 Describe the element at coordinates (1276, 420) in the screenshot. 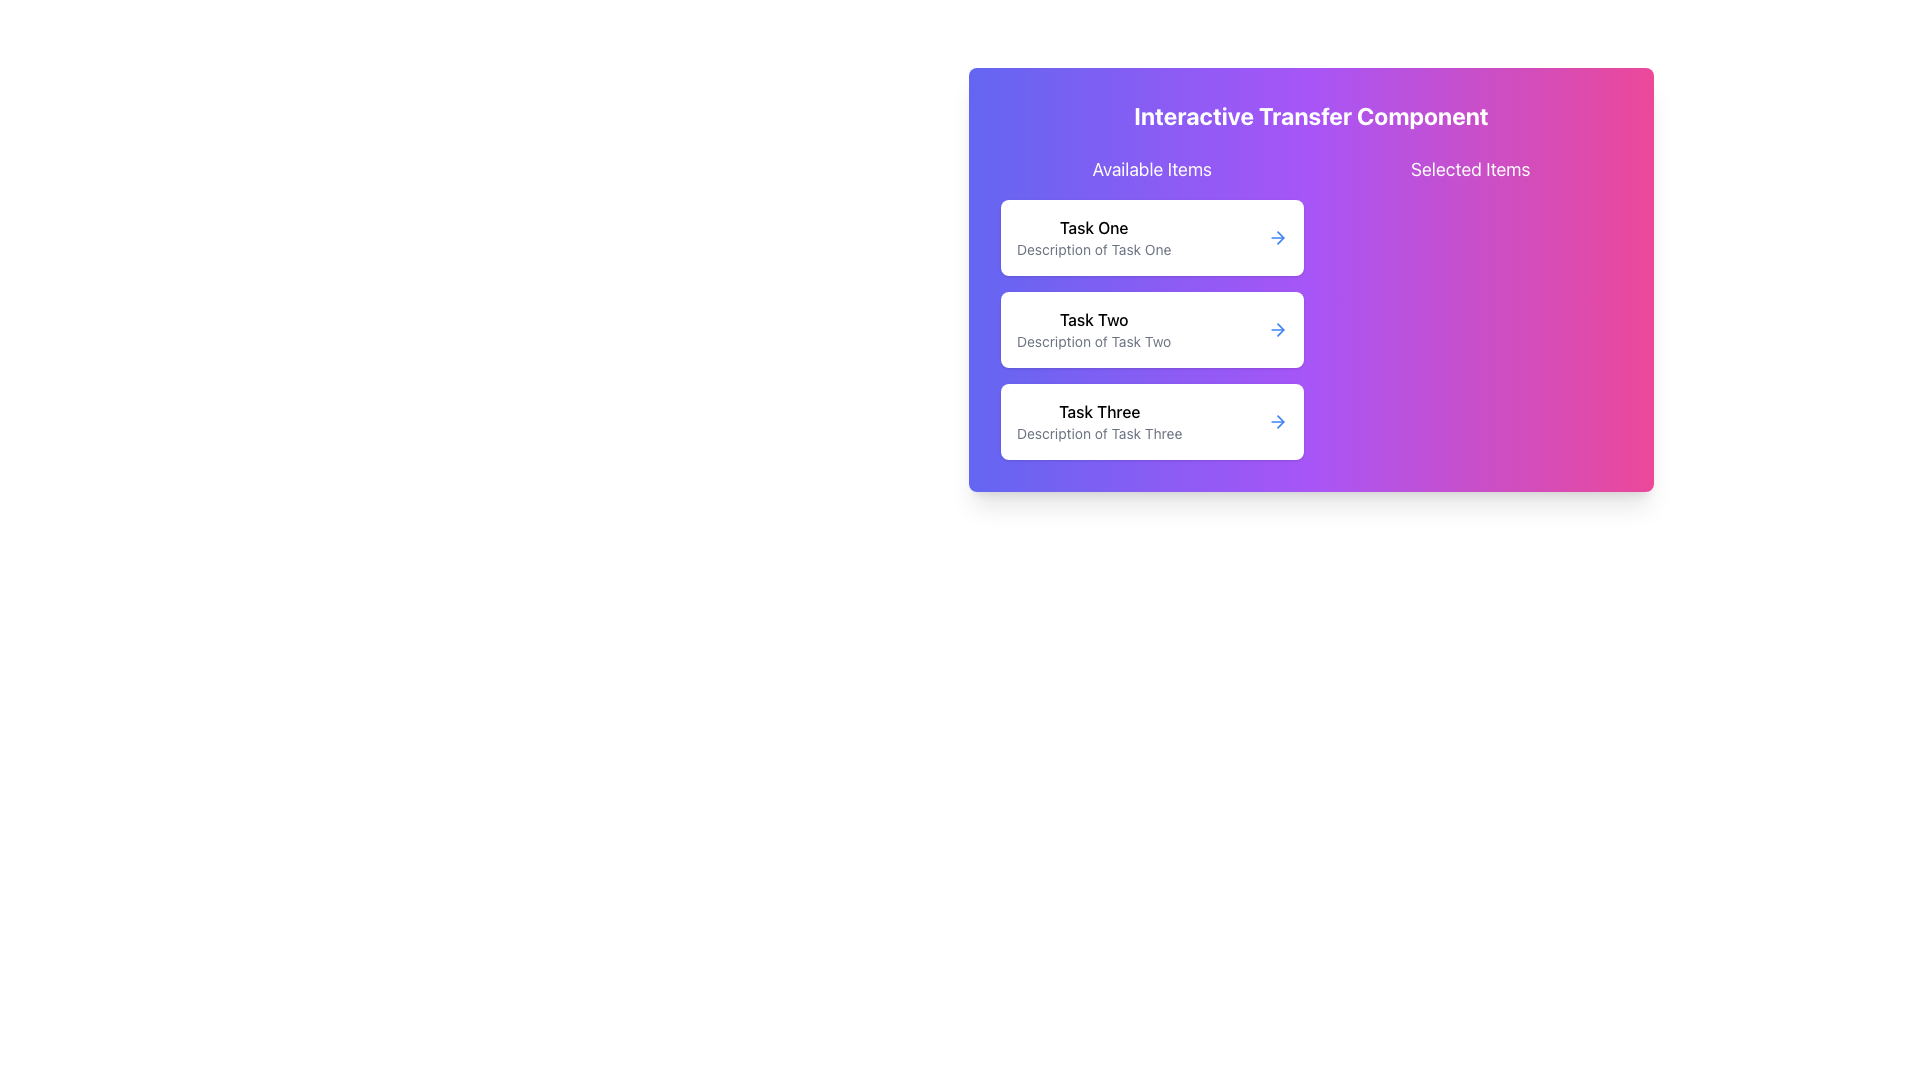

I see `the icon associated with the third task item labeled 'Task Three' in the 'Available Items' column of the interactive transfer component` at that location.